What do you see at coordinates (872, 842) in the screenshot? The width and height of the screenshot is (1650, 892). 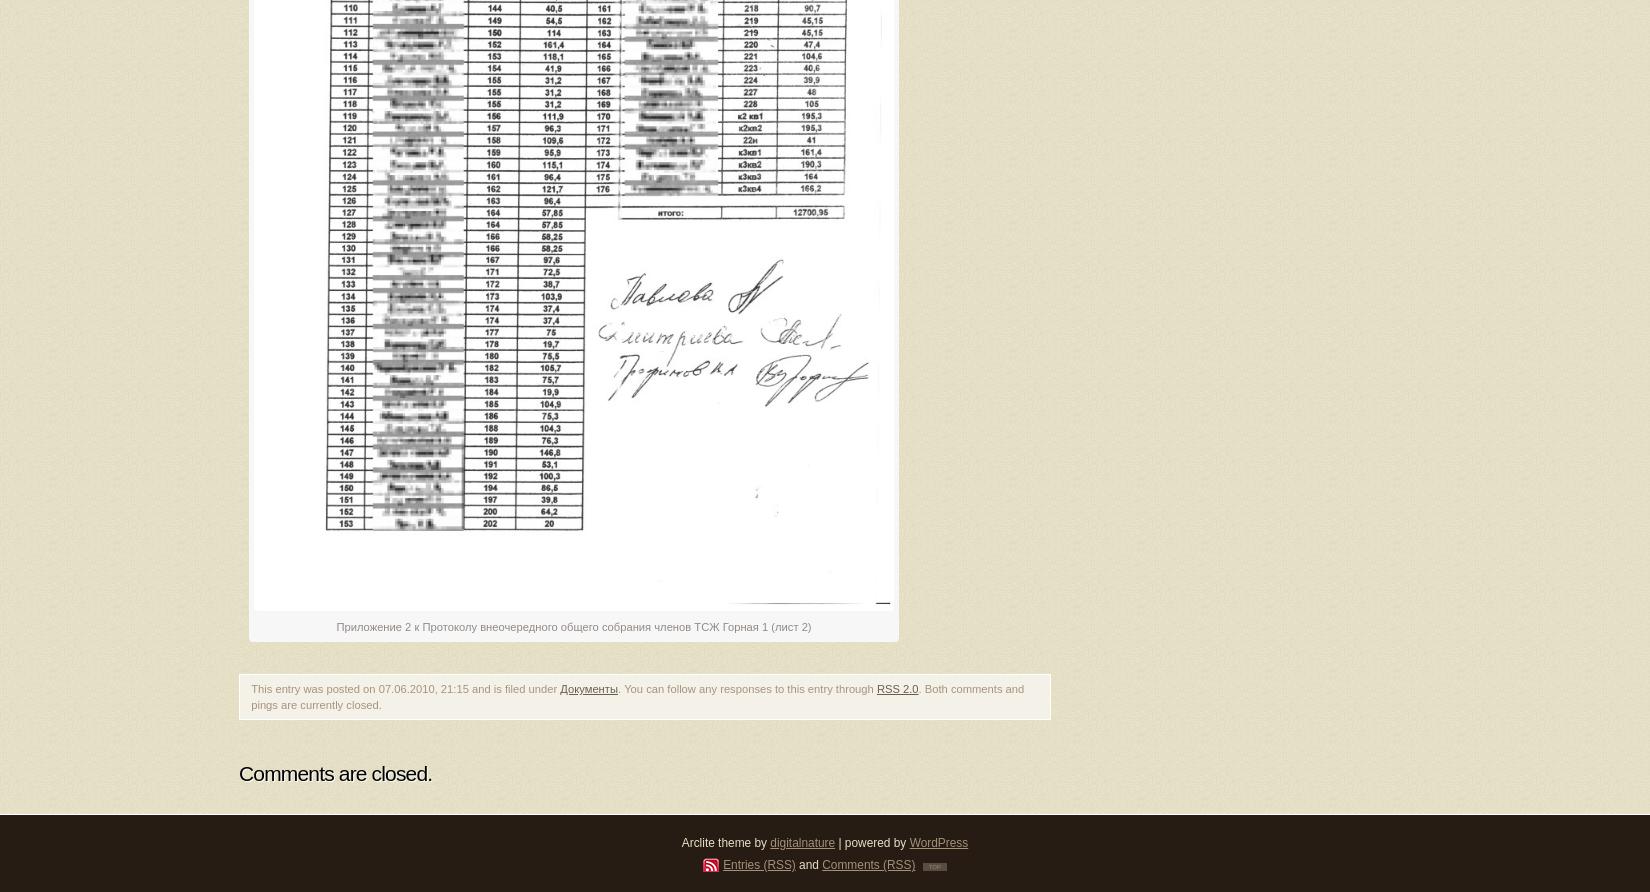 I see `'| powered by'` at bounding box center [872, 842].